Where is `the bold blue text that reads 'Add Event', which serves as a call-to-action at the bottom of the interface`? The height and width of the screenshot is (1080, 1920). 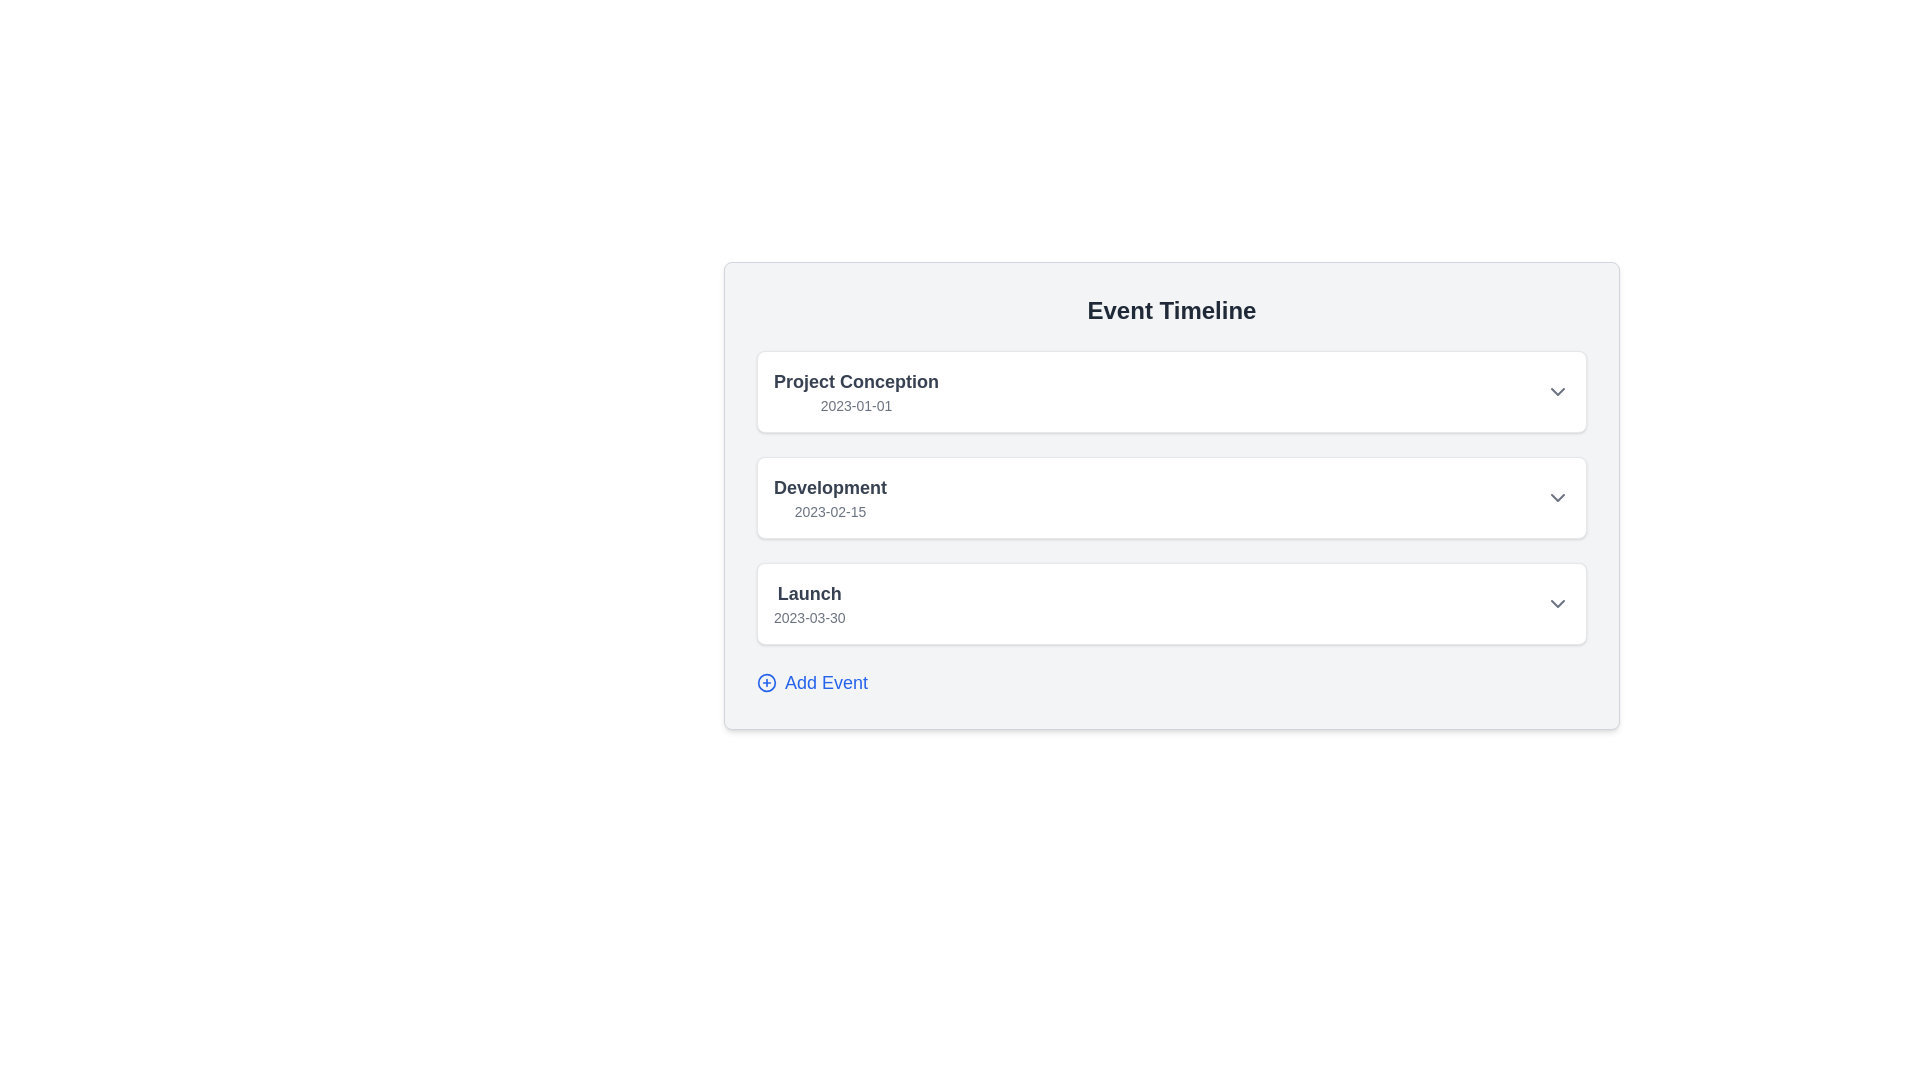
the bold blue text that reads 'Add Event', which serves as a call-to-action at the bottom of the interface is located at coordinates (826, 681).